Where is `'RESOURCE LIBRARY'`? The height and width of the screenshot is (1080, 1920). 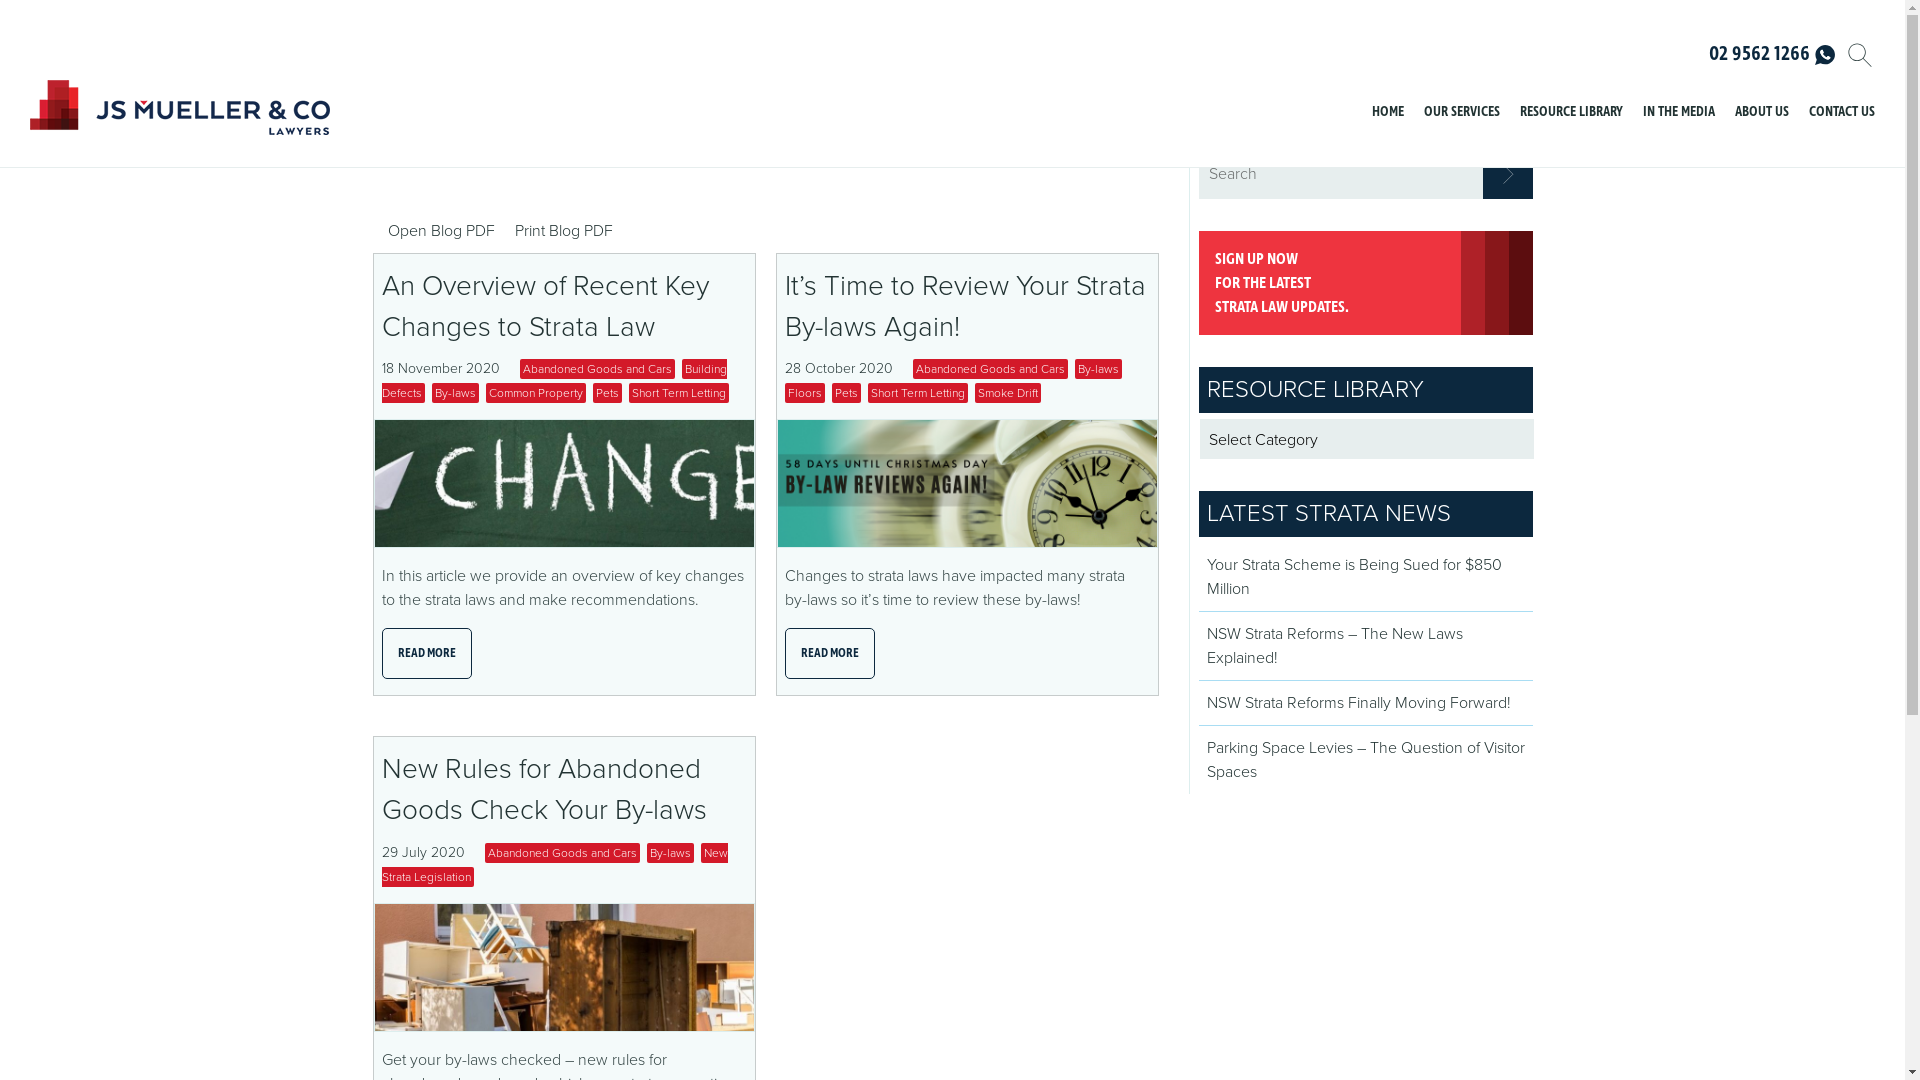
'RESOURCE LIBRARY' is located at coordinates (1570, 114).